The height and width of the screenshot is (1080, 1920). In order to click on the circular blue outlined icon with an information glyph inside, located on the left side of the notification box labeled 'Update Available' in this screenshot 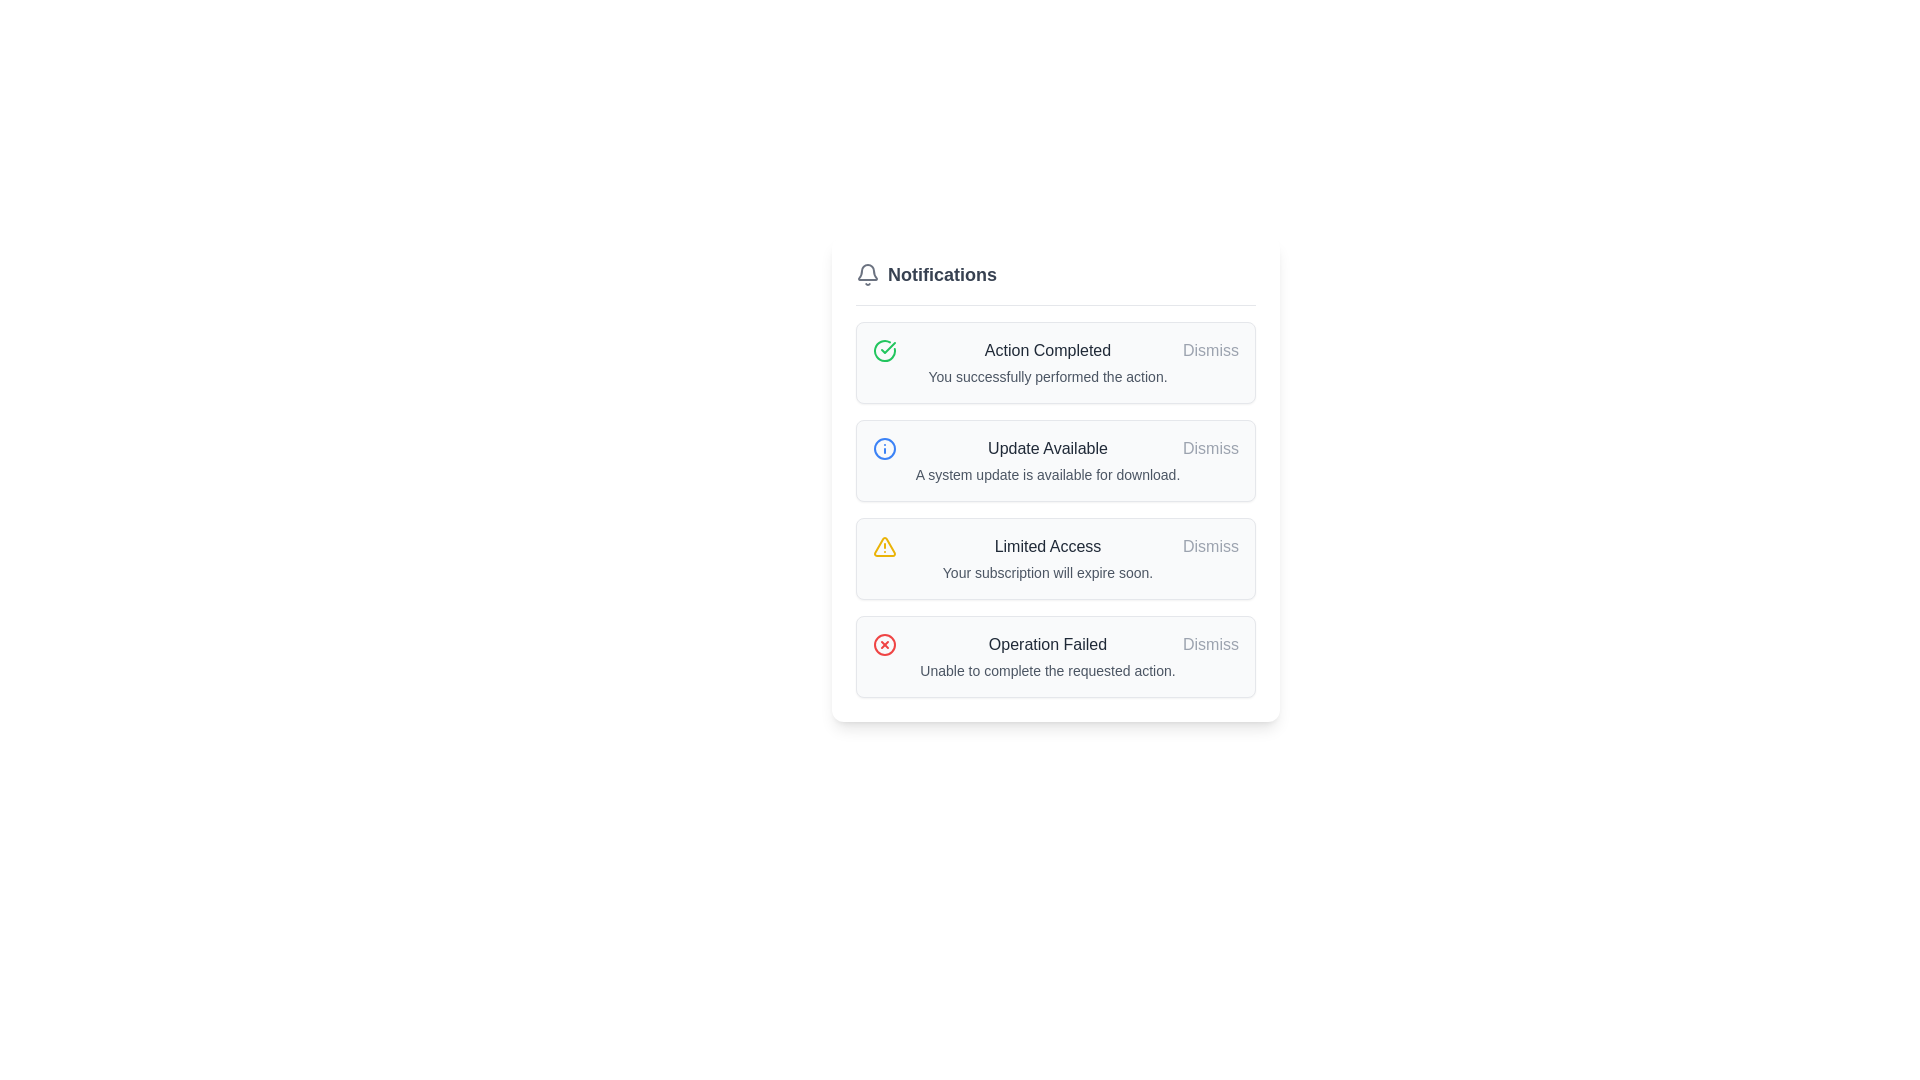, I will do `click(883, 447)`.